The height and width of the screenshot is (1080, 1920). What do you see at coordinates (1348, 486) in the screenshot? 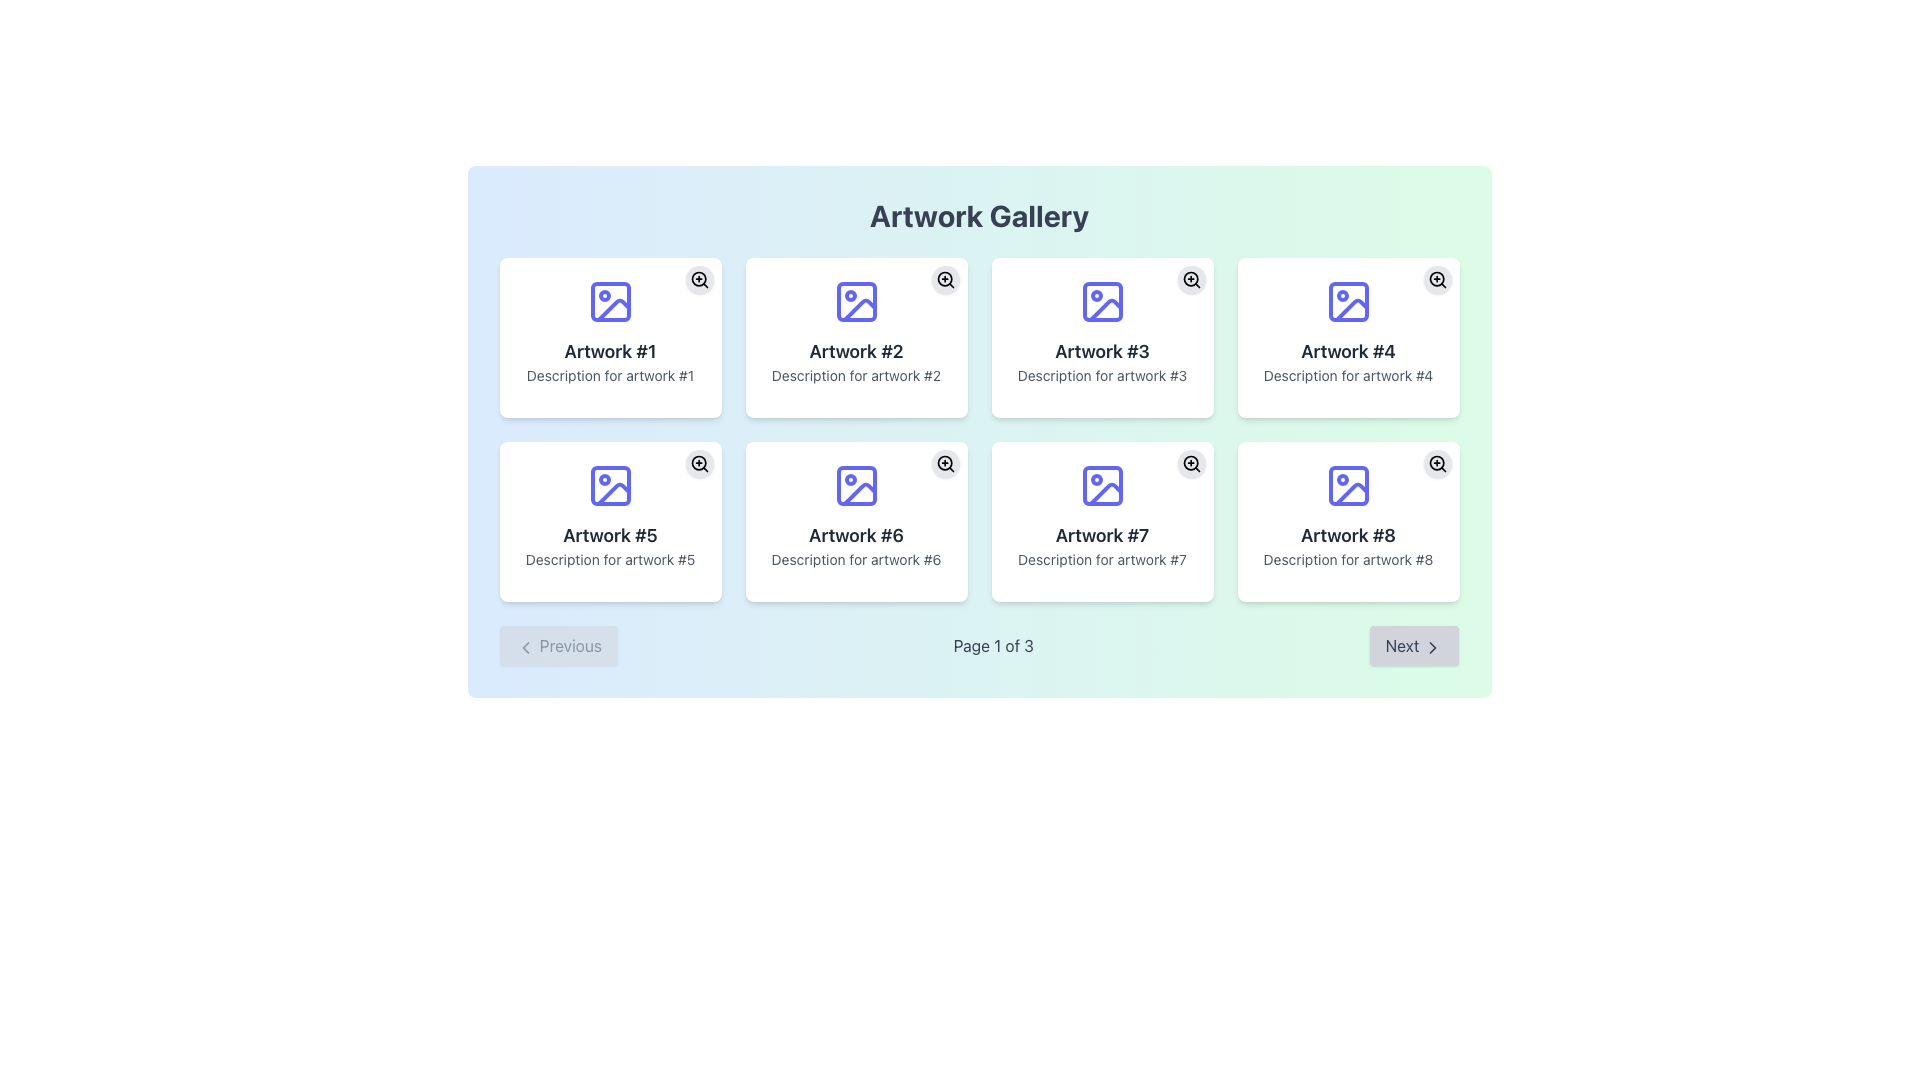
I see `the decorative graphic shape located at the top-left corner of the artwork image's frame for 'Artwork #8' in the gallery` at bounding box center [1348, 486].